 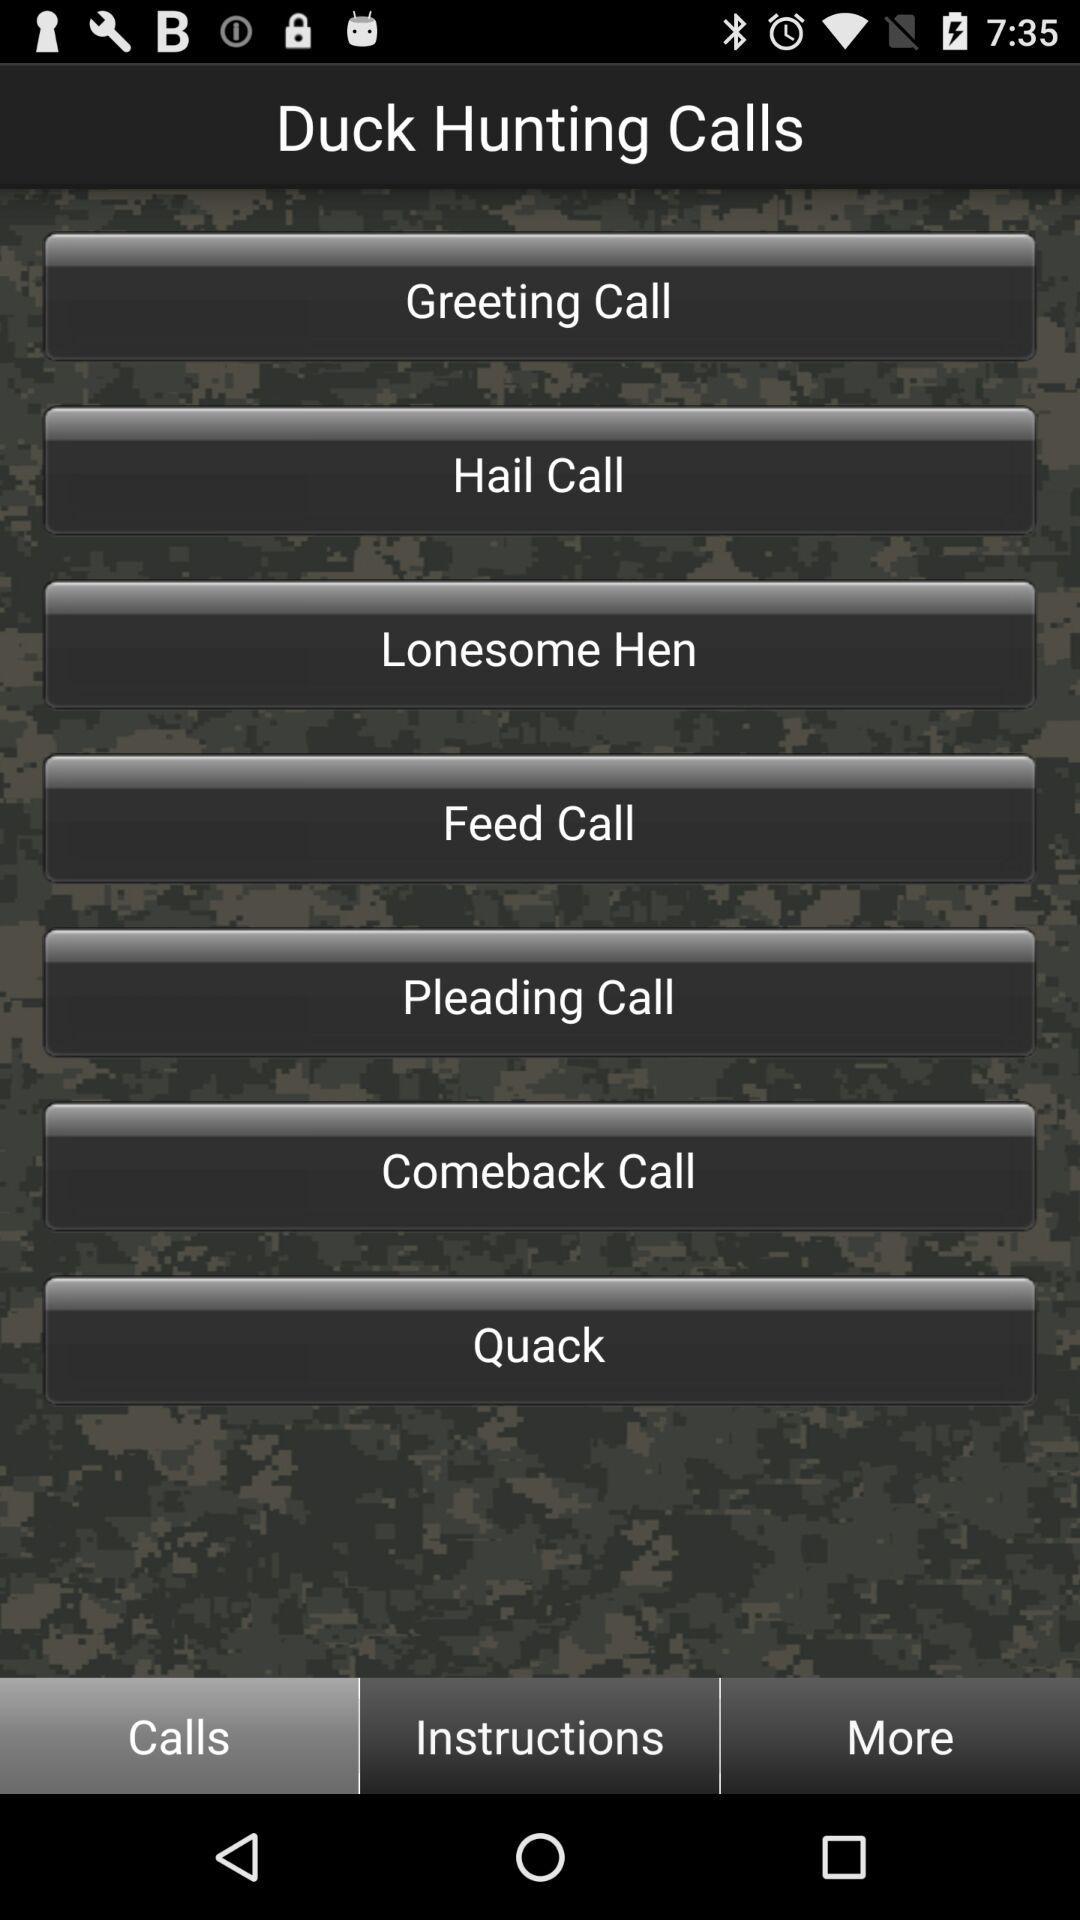 I want to click on button below feed call, so click(x=540, y=993).